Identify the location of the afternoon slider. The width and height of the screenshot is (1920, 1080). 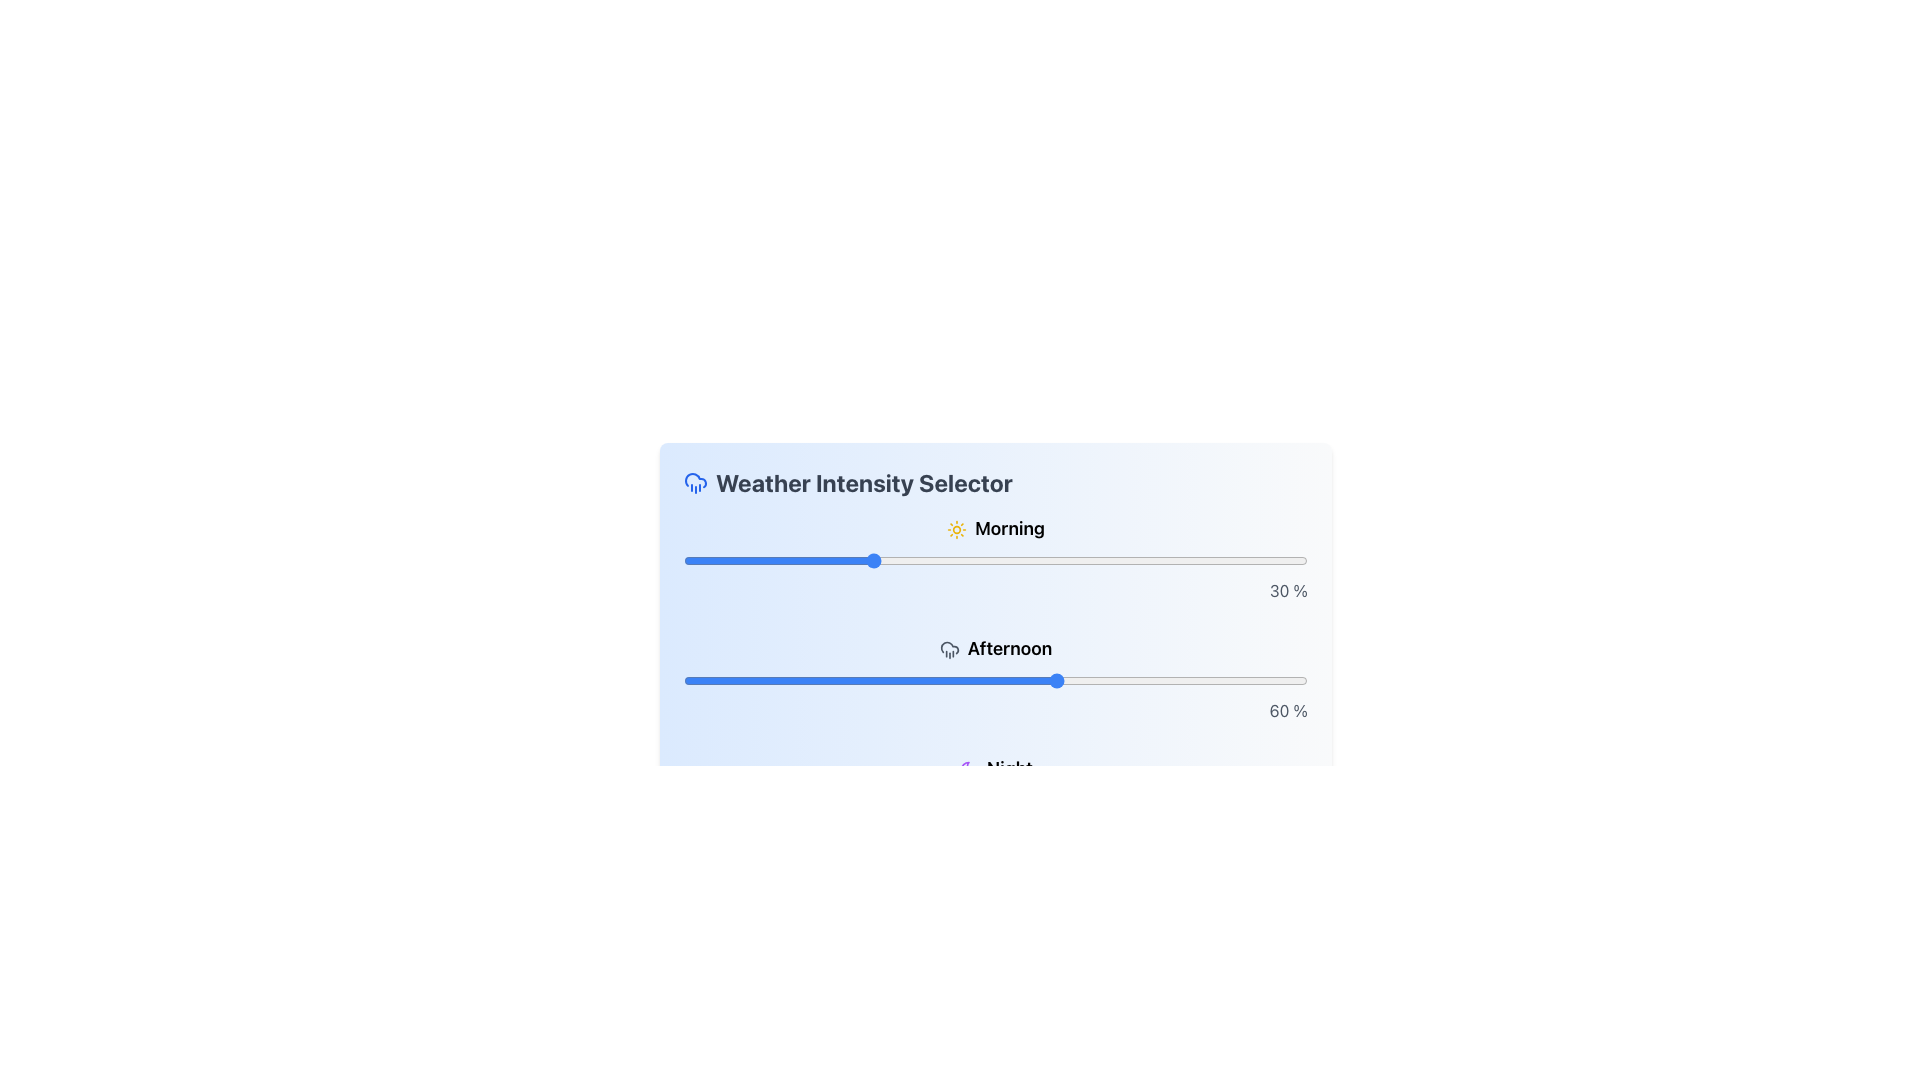
(1219, 680).